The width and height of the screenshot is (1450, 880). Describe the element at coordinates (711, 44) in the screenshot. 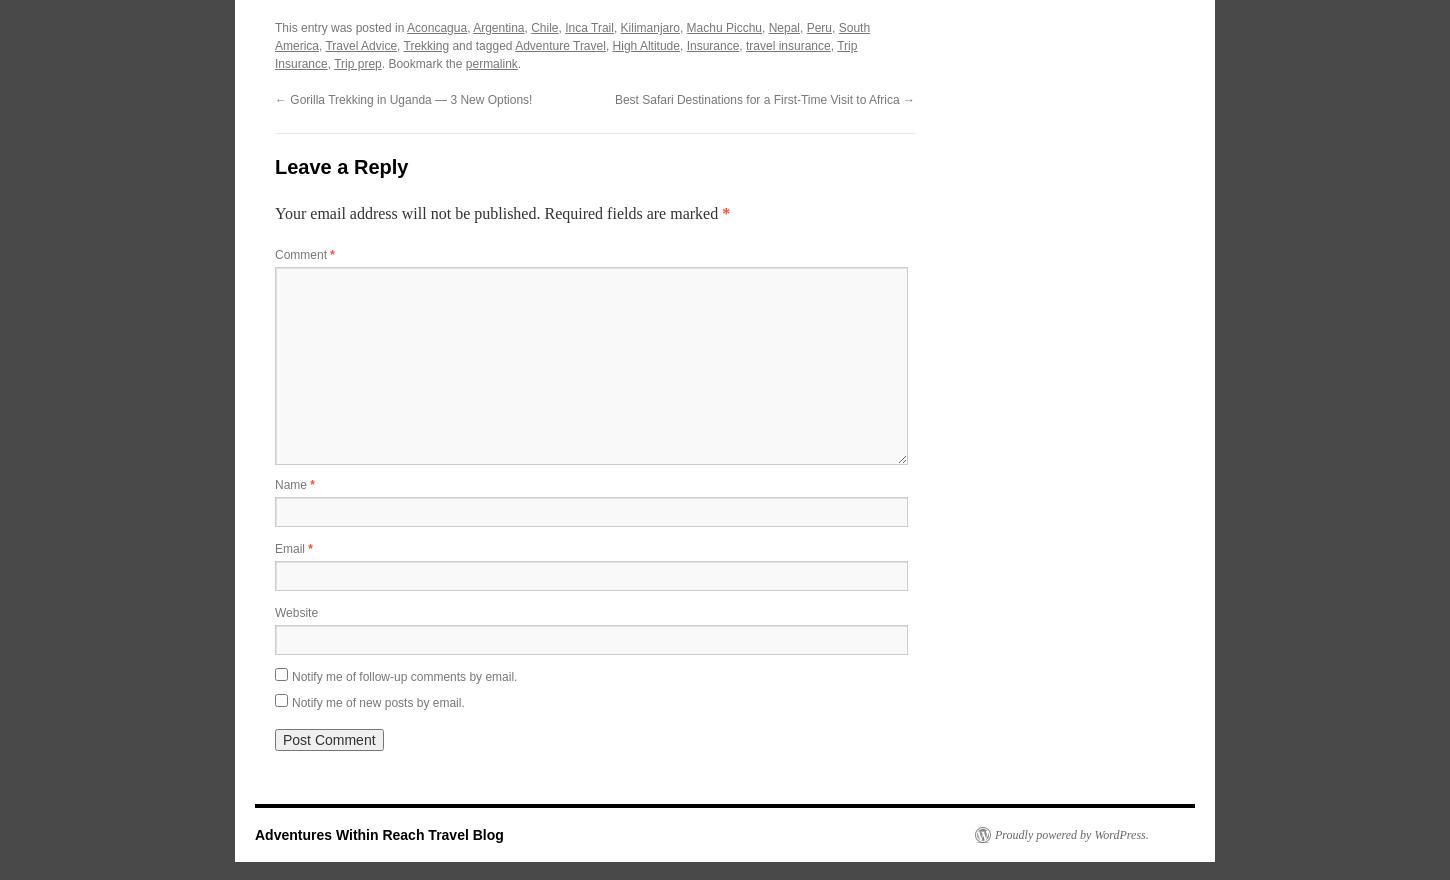

I see `'Insurance'` at that location.